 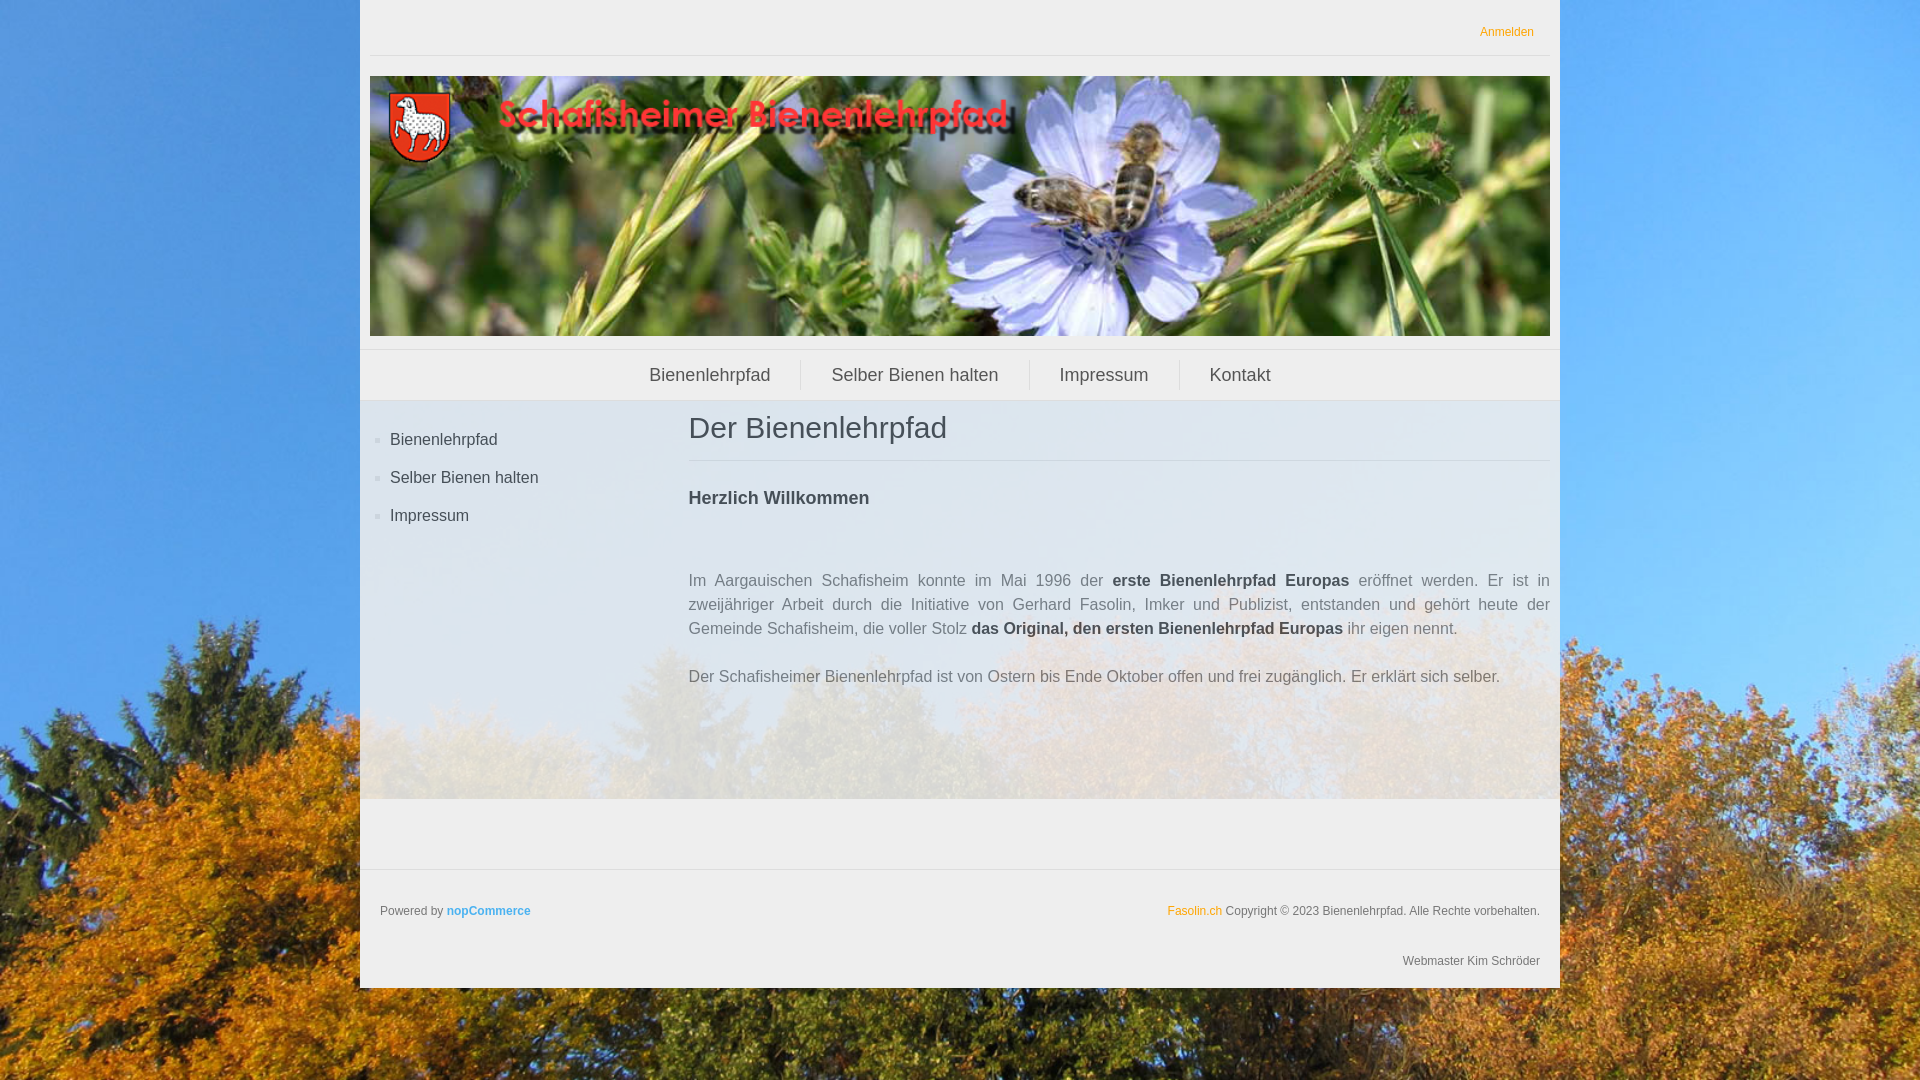 What do you see at coordinates (428, 515) in the screenshot?
I see `'Impressum'` at bounding box center [428, 515].